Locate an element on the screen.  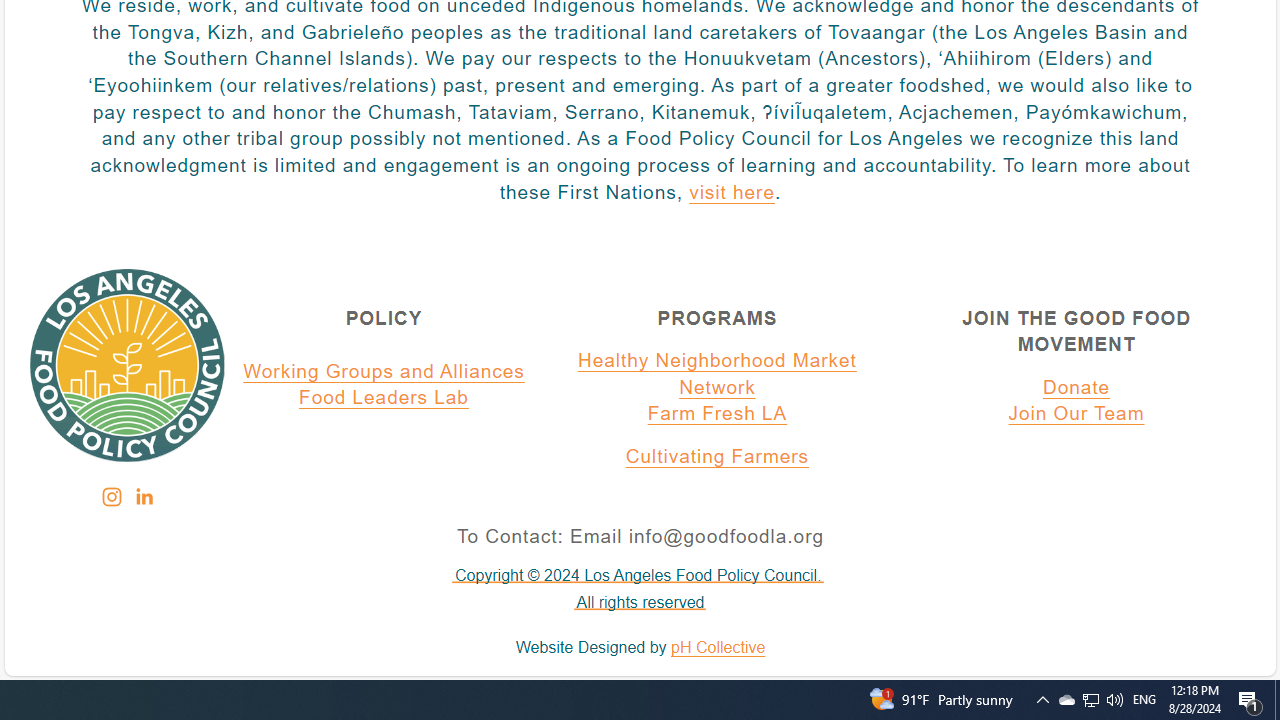
'Donate' is located at coordinates (1075, 387).